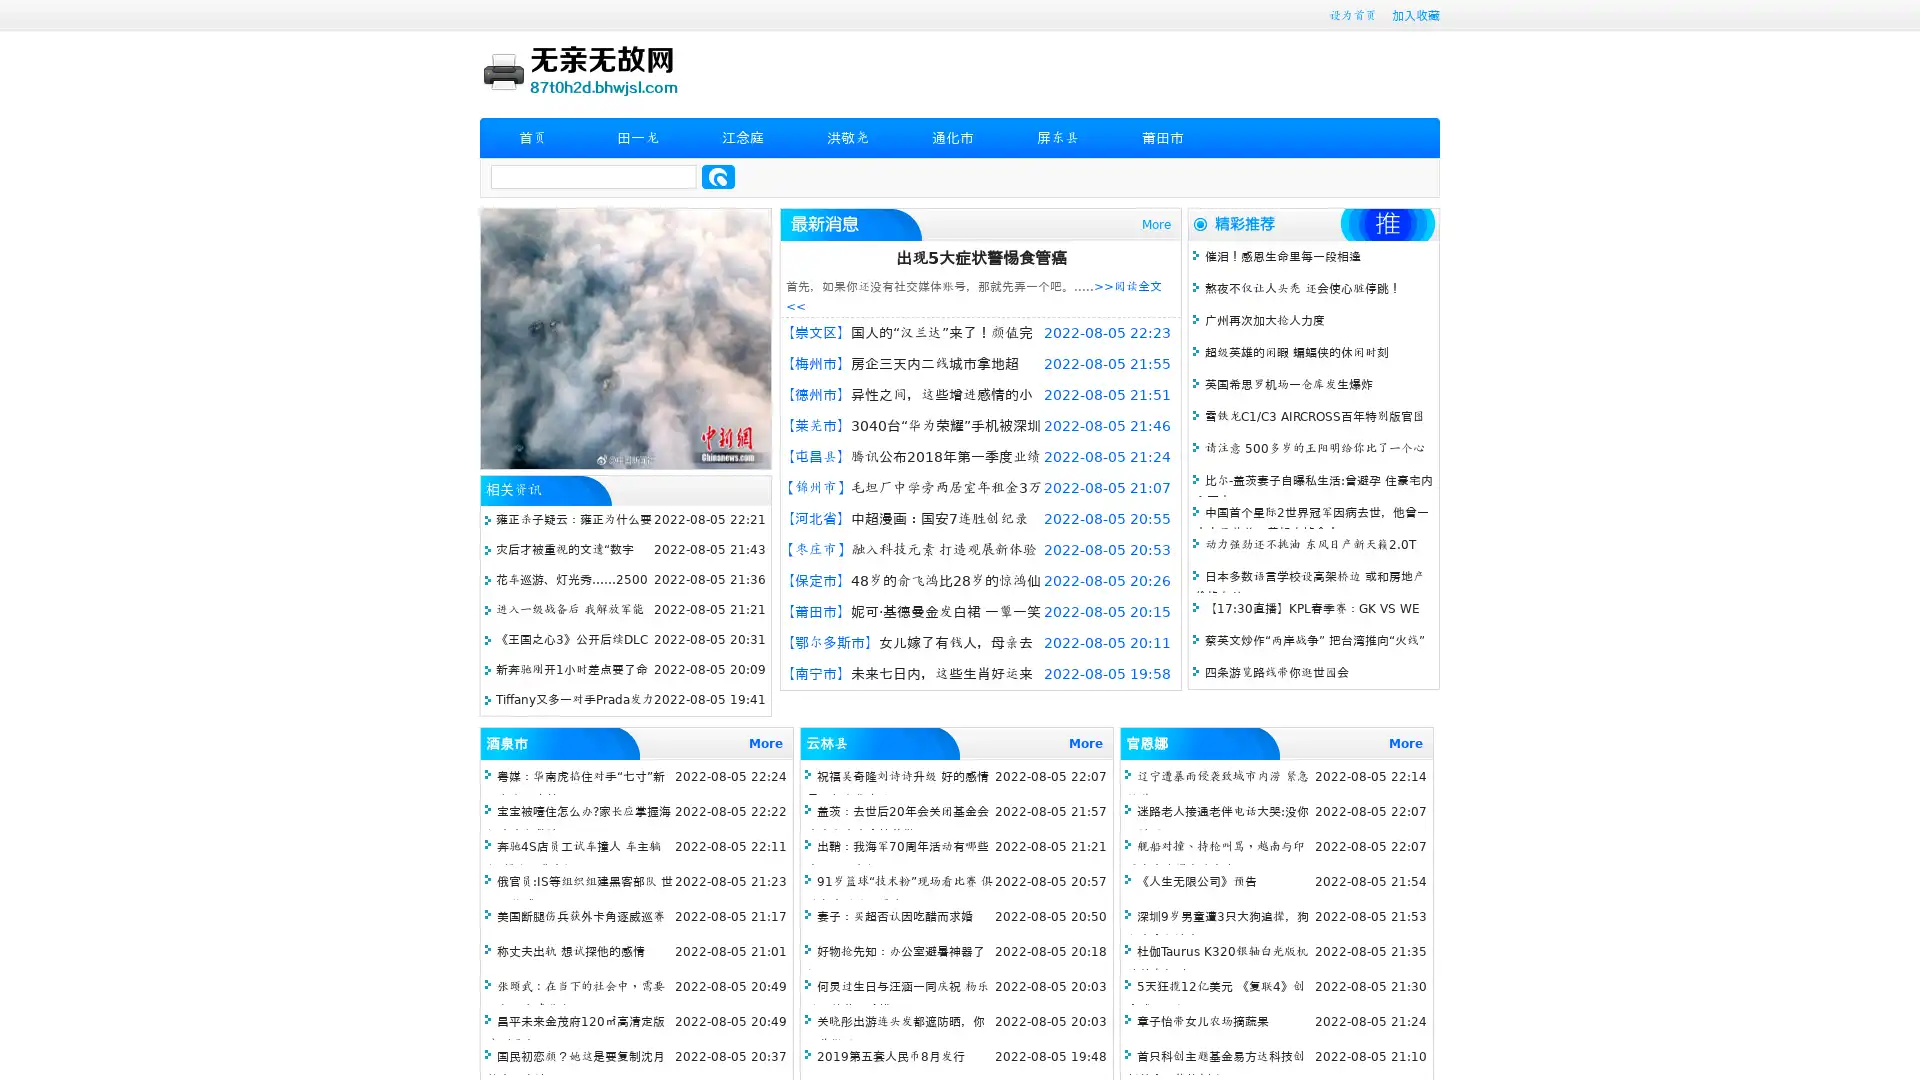 Image resolution: width=1920 pixels, height=1080 pixels. What do you see at coordinates (718, 176) in the screenshot?
I see `Search` at bounding box center [718, 176].